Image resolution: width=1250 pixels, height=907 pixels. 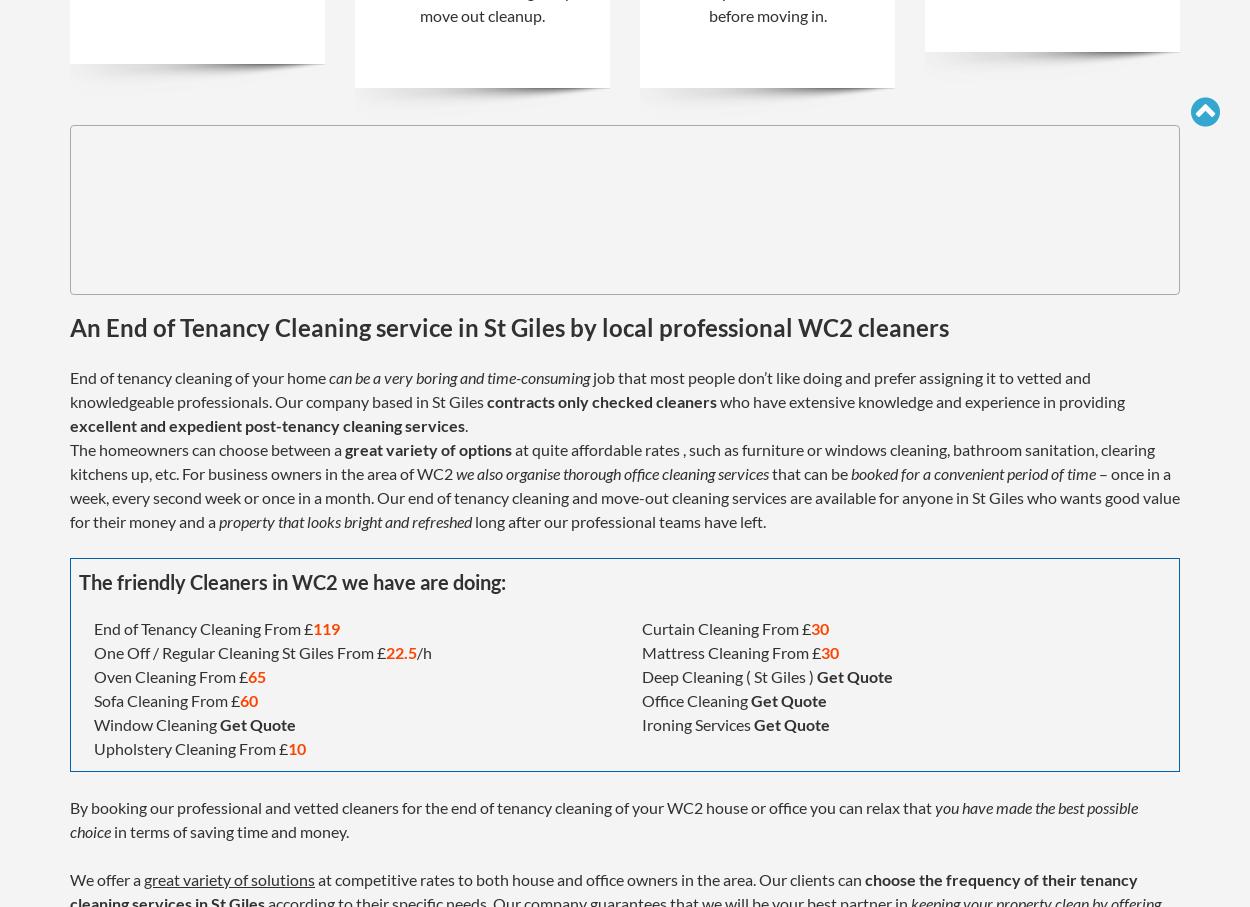 What do you see at coordinates (198, 376) in the screenshot?
I see `'End of tenancy cleaning of your home'` at bounding box center [198, 376].